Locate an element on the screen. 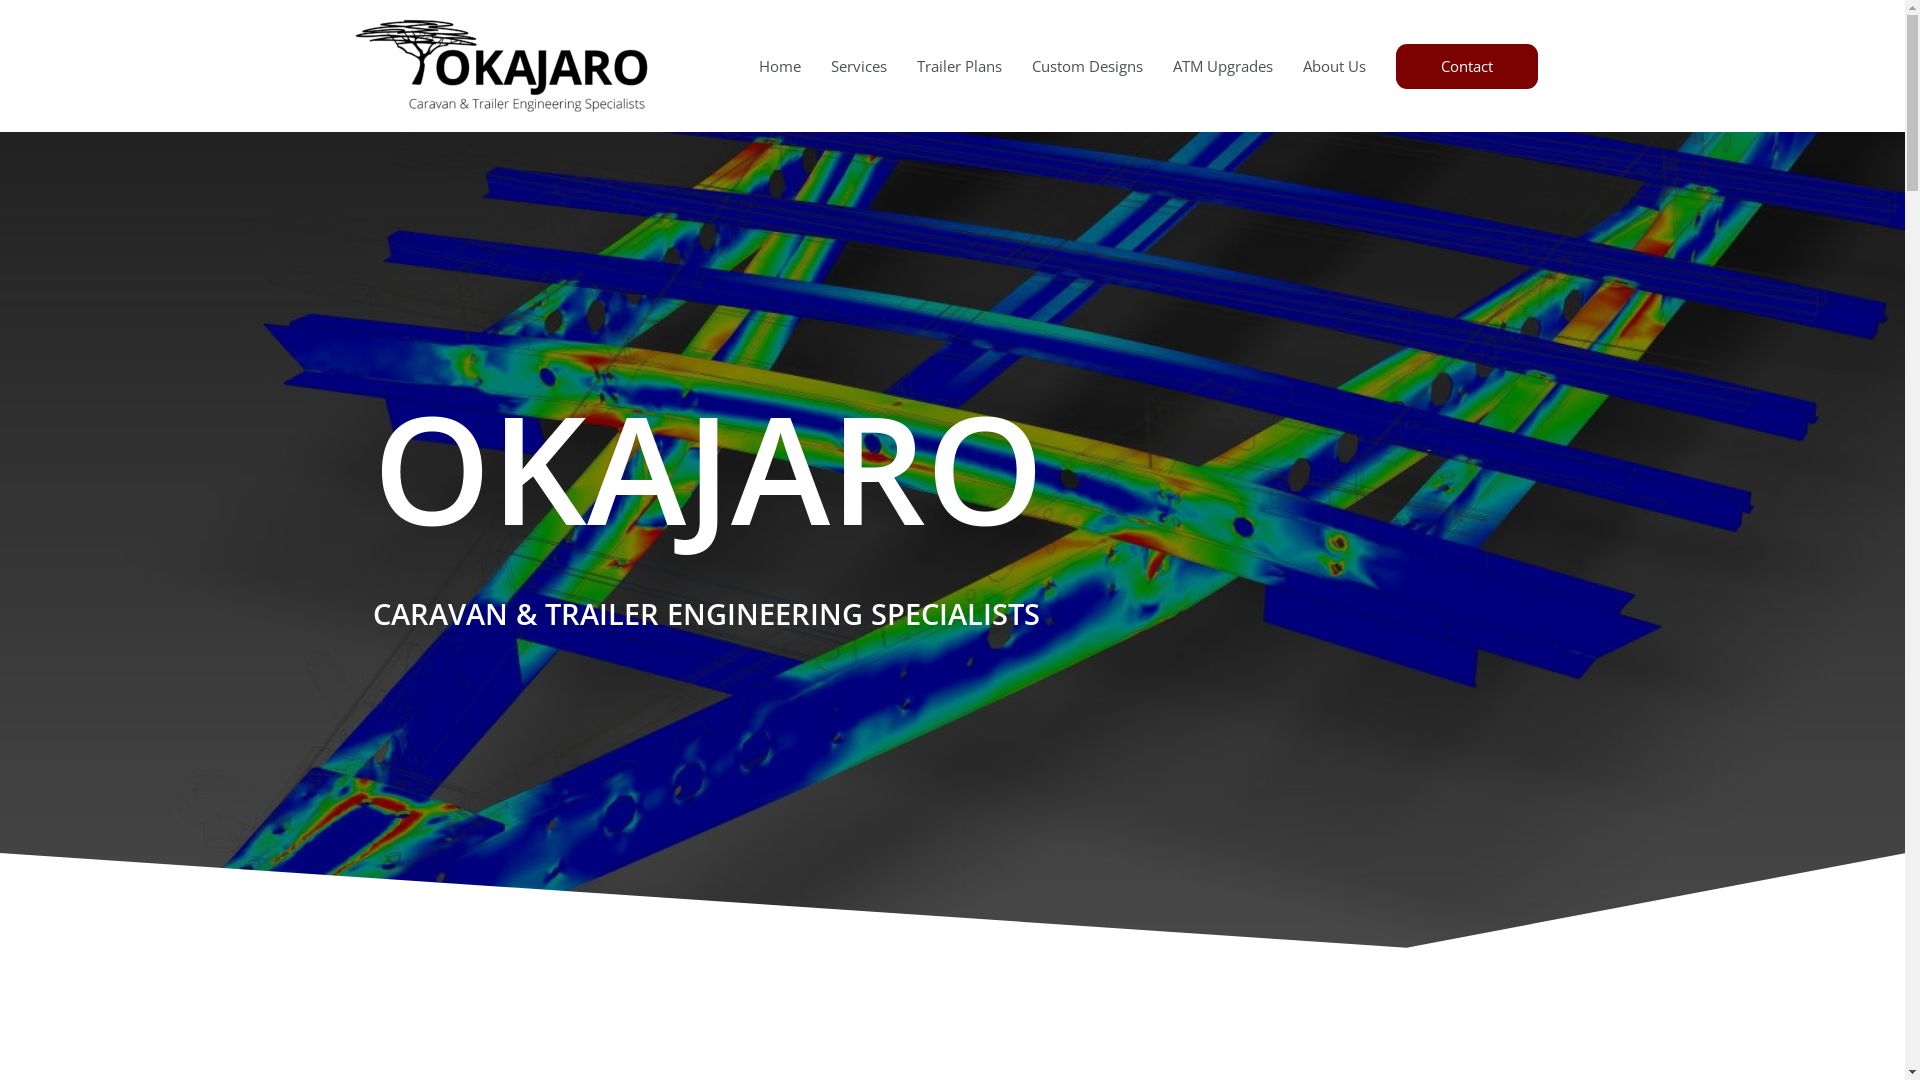 The width and height of the screenshot is (1920, 1080). 'About Us' is located at coordinates (1334, 64).